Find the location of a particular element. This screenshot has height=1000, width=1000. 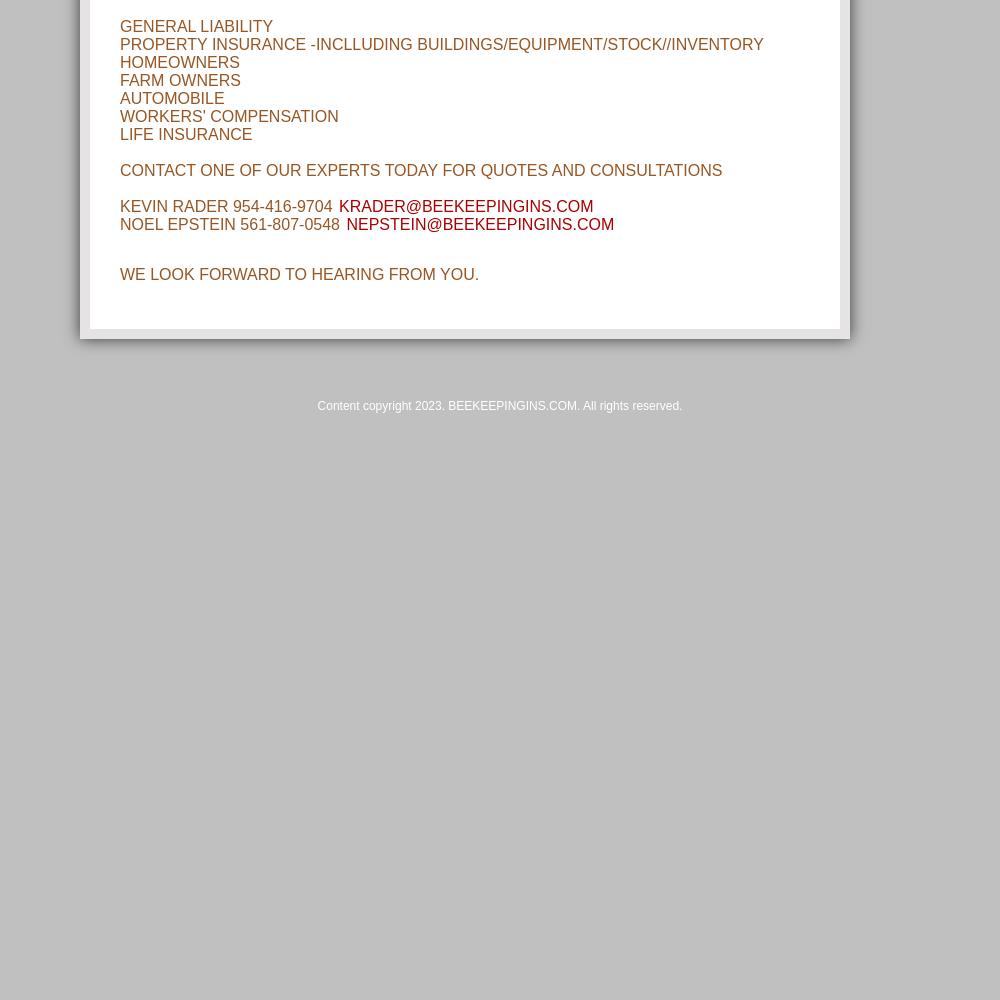

'2023. BEEKEEPINGINS.COM. All rights reserved.' is located at coordinates (548, 406).